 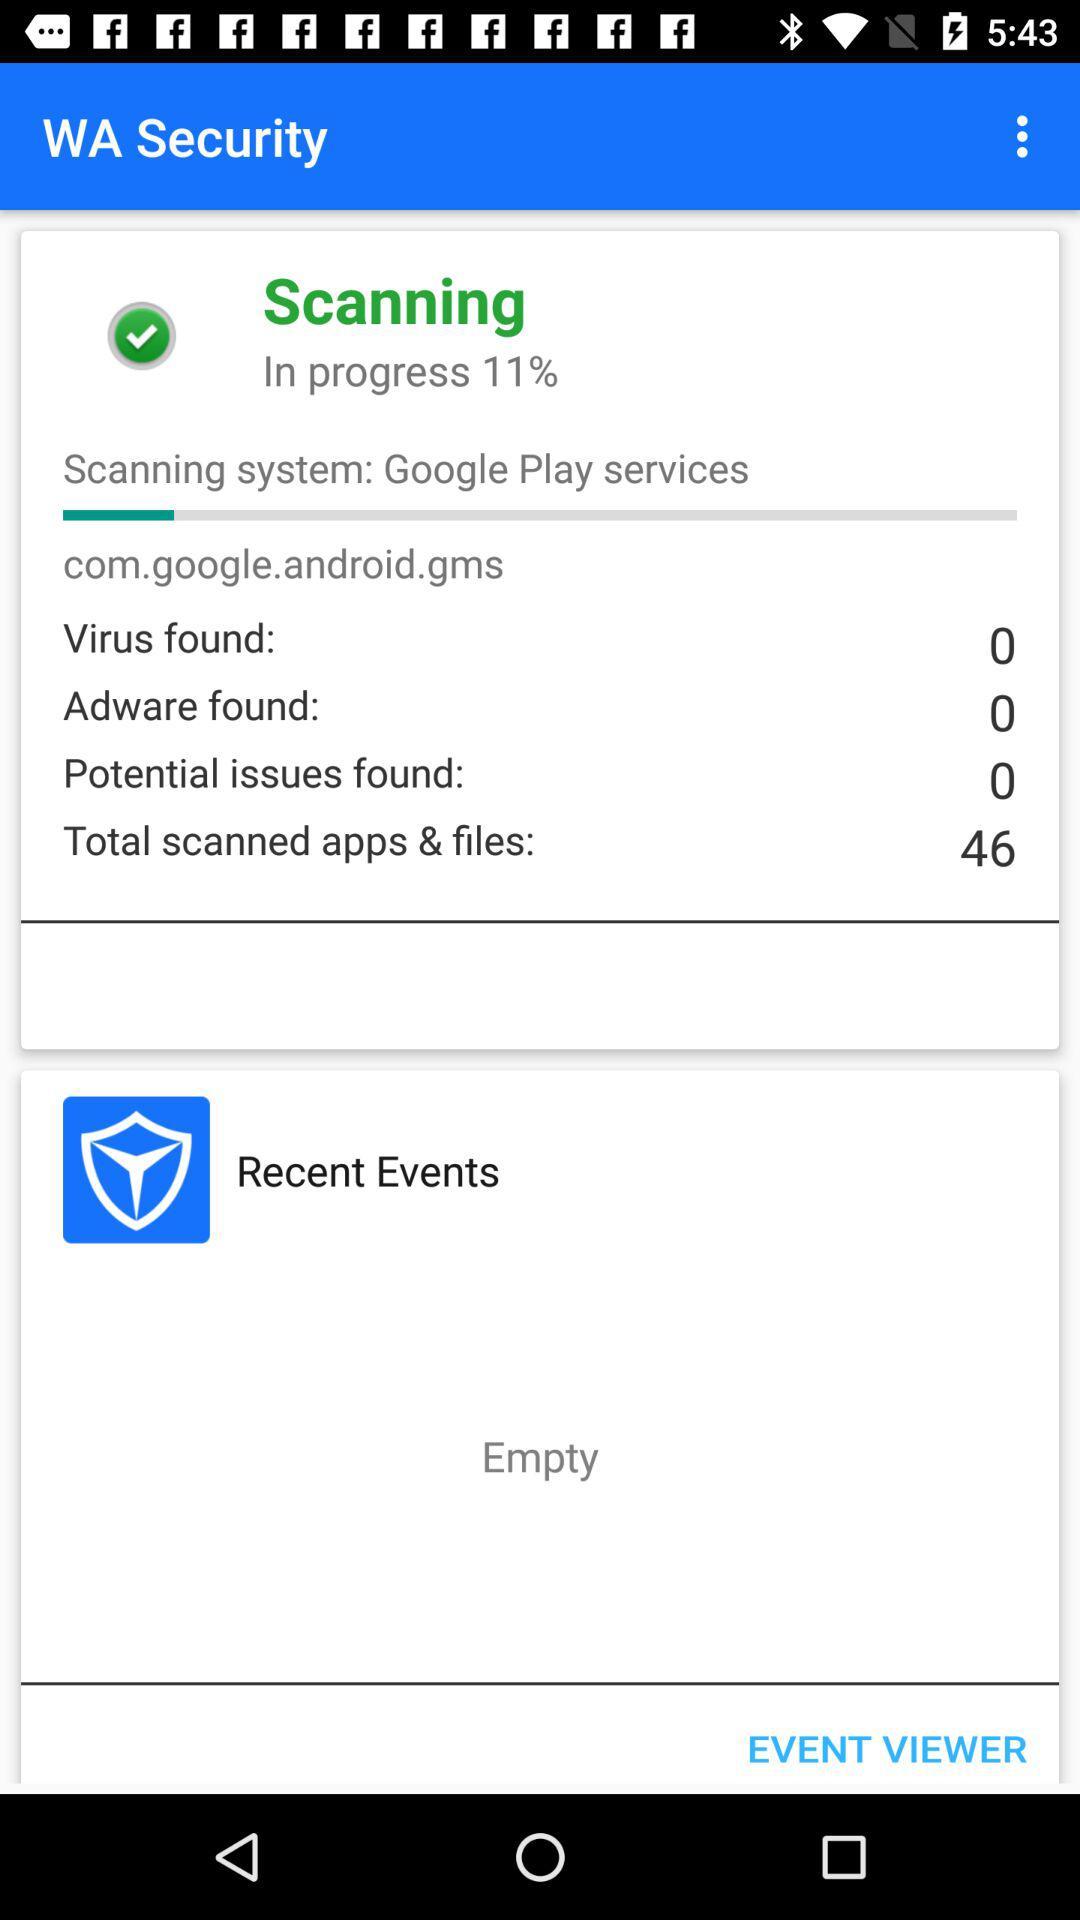 I want to click on item above in progress 11% item, so click(x=1027, y=135).